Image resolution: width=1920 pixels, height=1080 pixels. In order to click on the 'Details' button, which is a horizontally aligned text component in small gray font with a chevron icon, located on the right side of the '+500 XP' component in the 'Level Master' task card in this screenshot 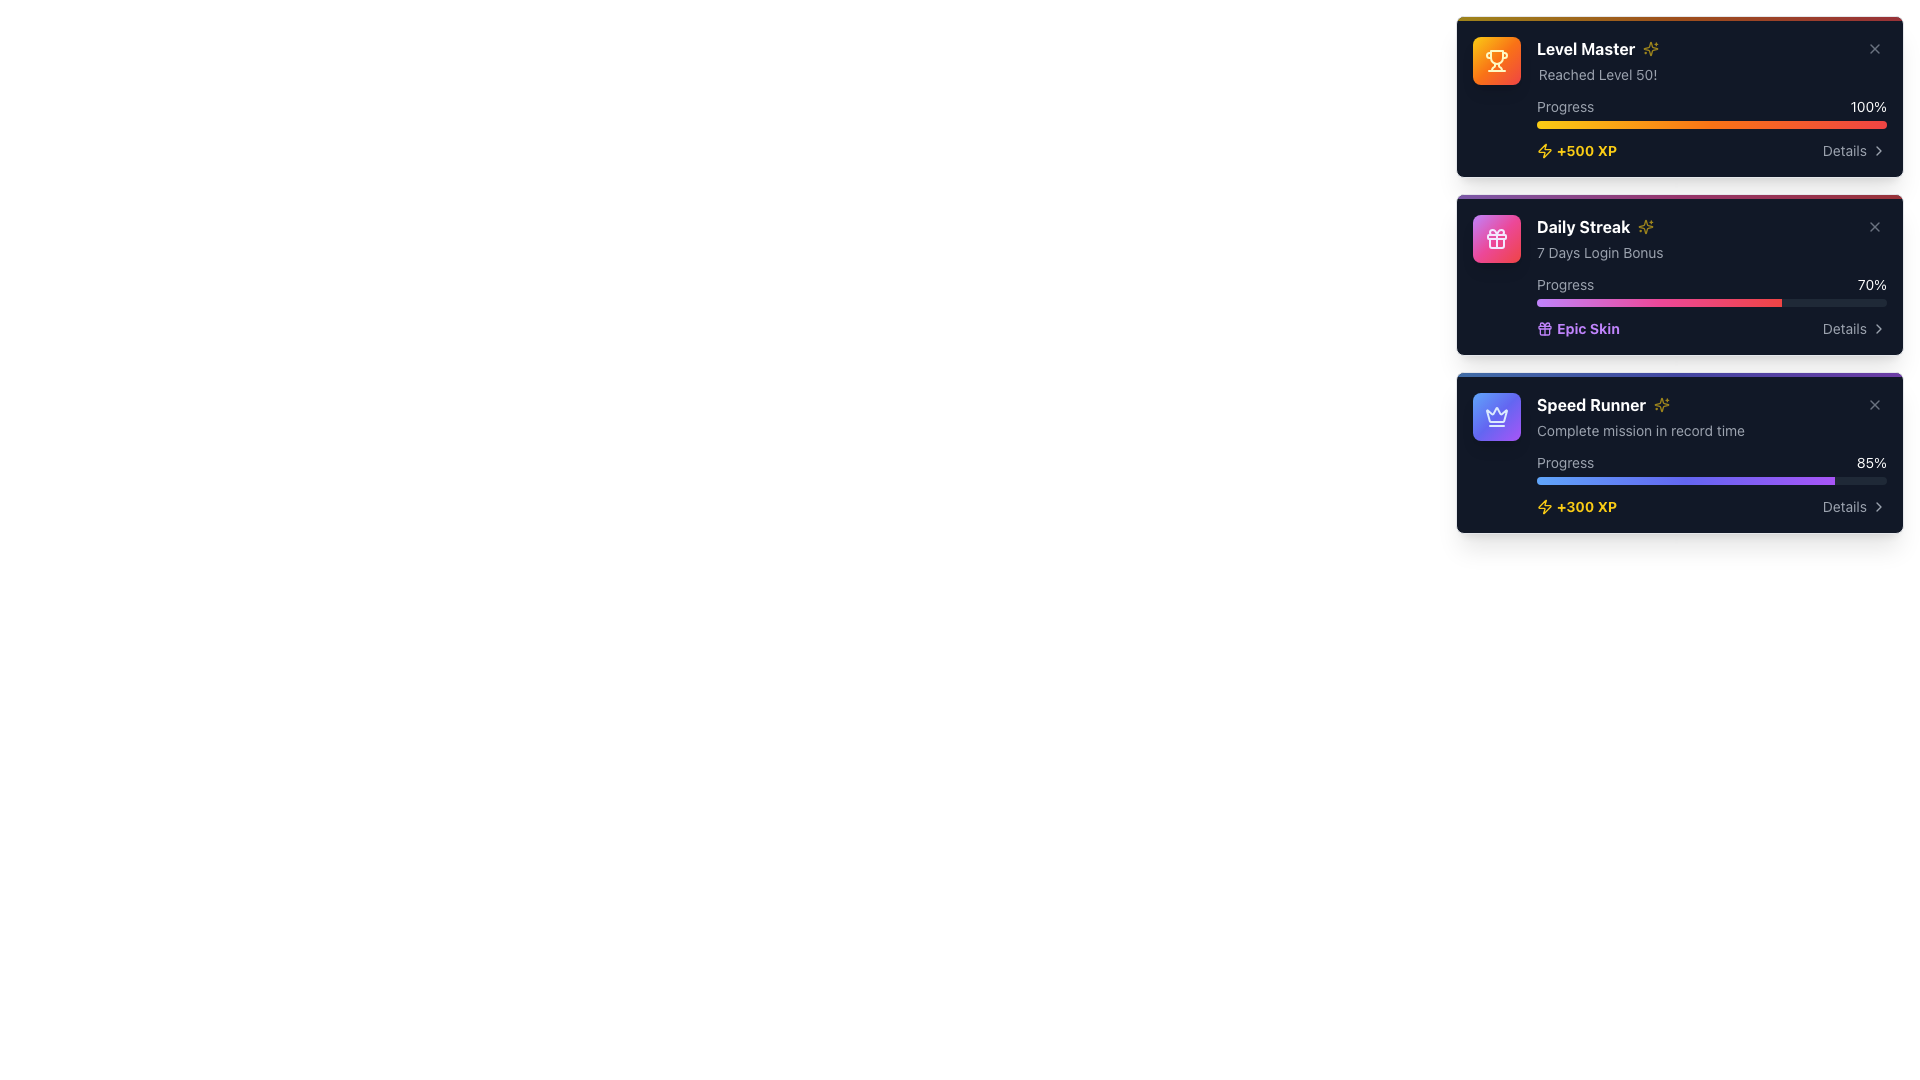, I will do `click(1853, 149)`.